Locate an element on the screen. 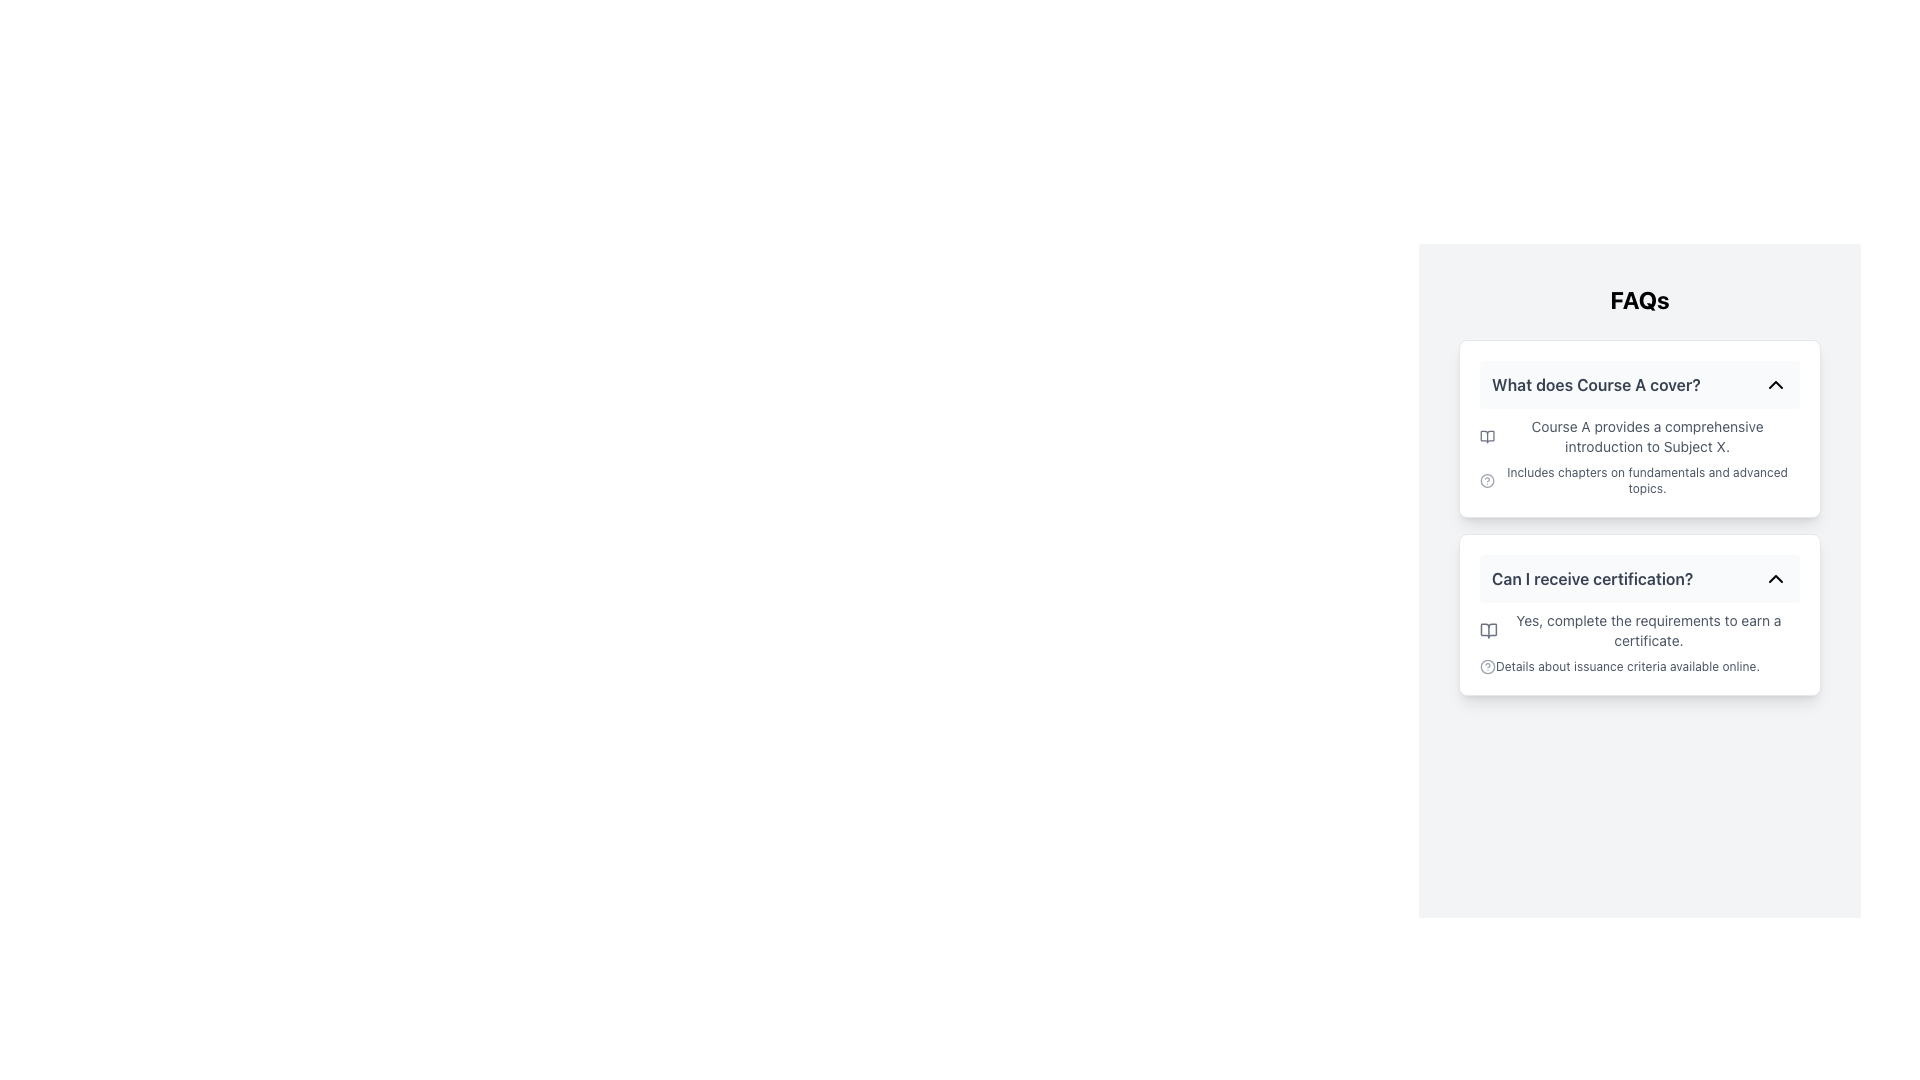  the decorative icon representing the course overview for 'Course A provides a comprehensive introduction to Subject X.' is located at coordinates (1487, 435).